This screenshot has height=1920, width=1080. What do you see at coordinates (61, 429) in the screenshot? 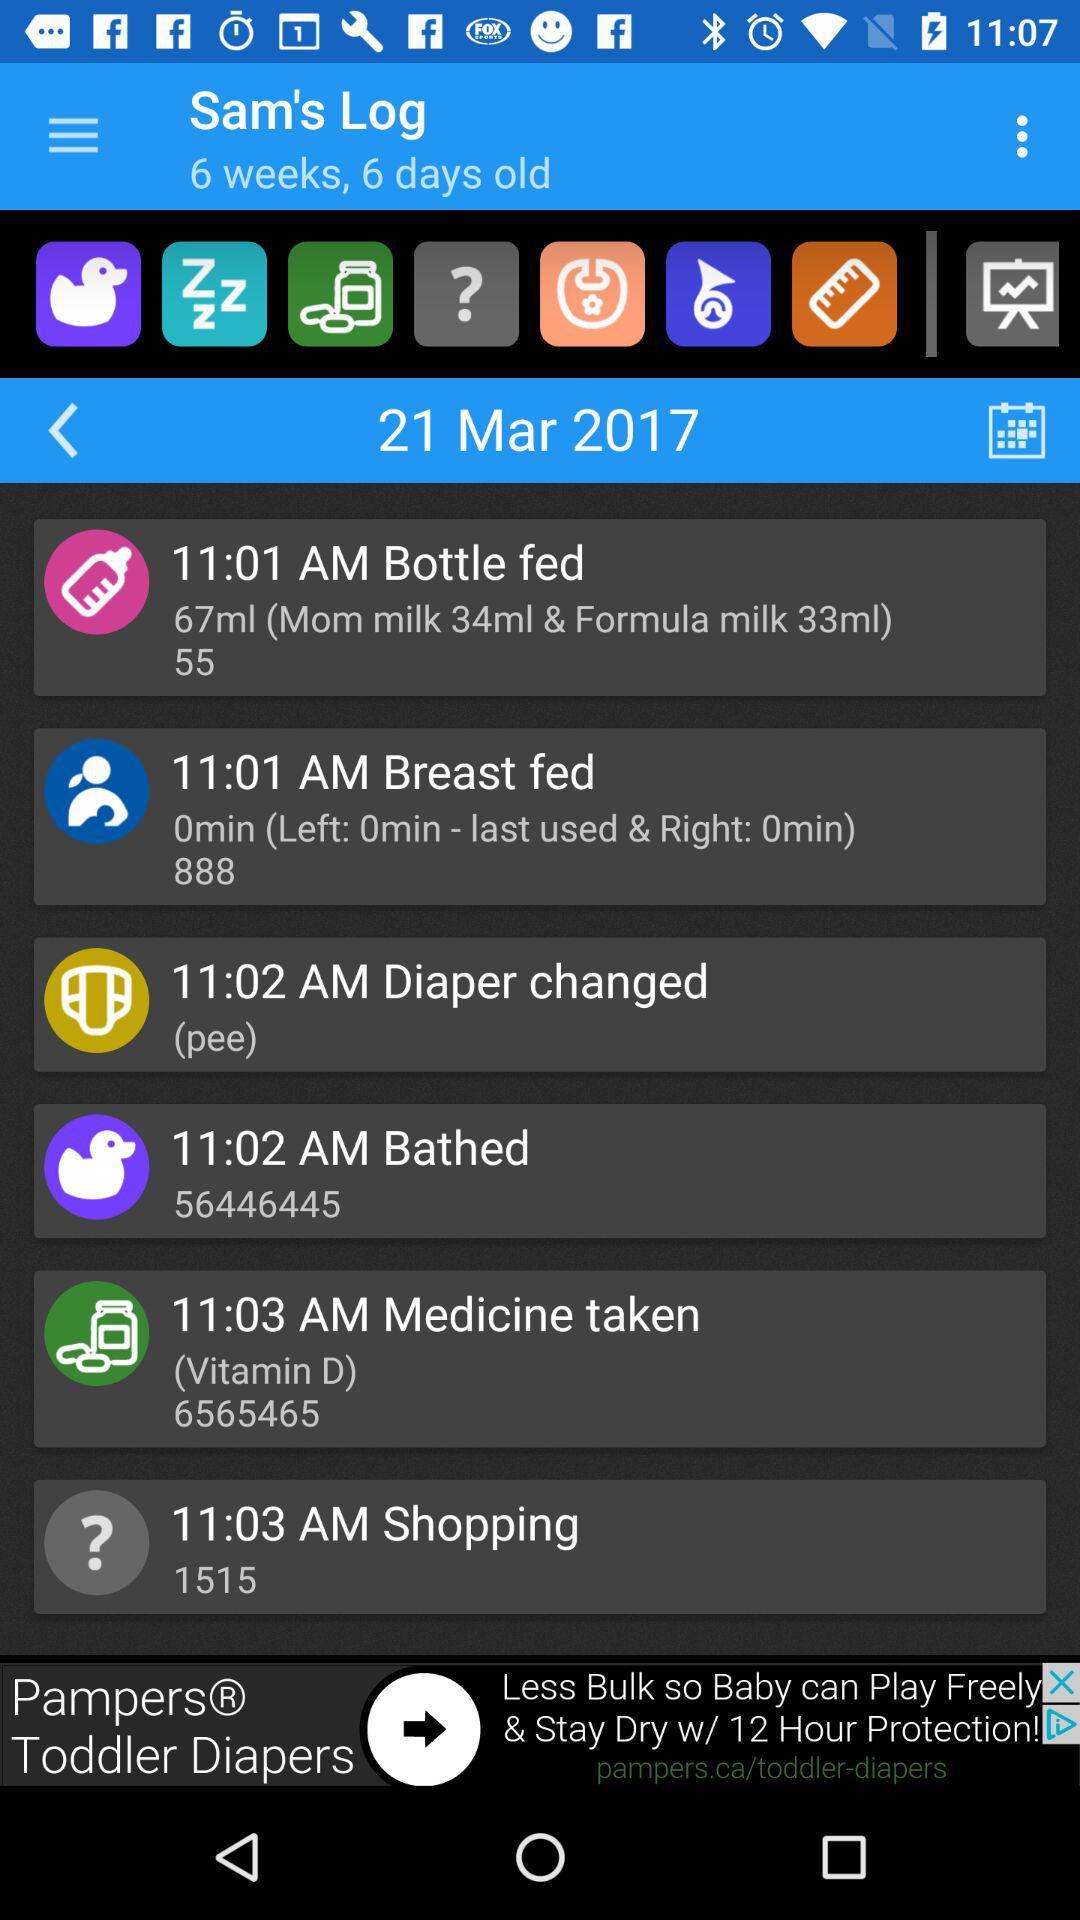
I see `the arrow_backward icon` at bounding box center [61, 429].